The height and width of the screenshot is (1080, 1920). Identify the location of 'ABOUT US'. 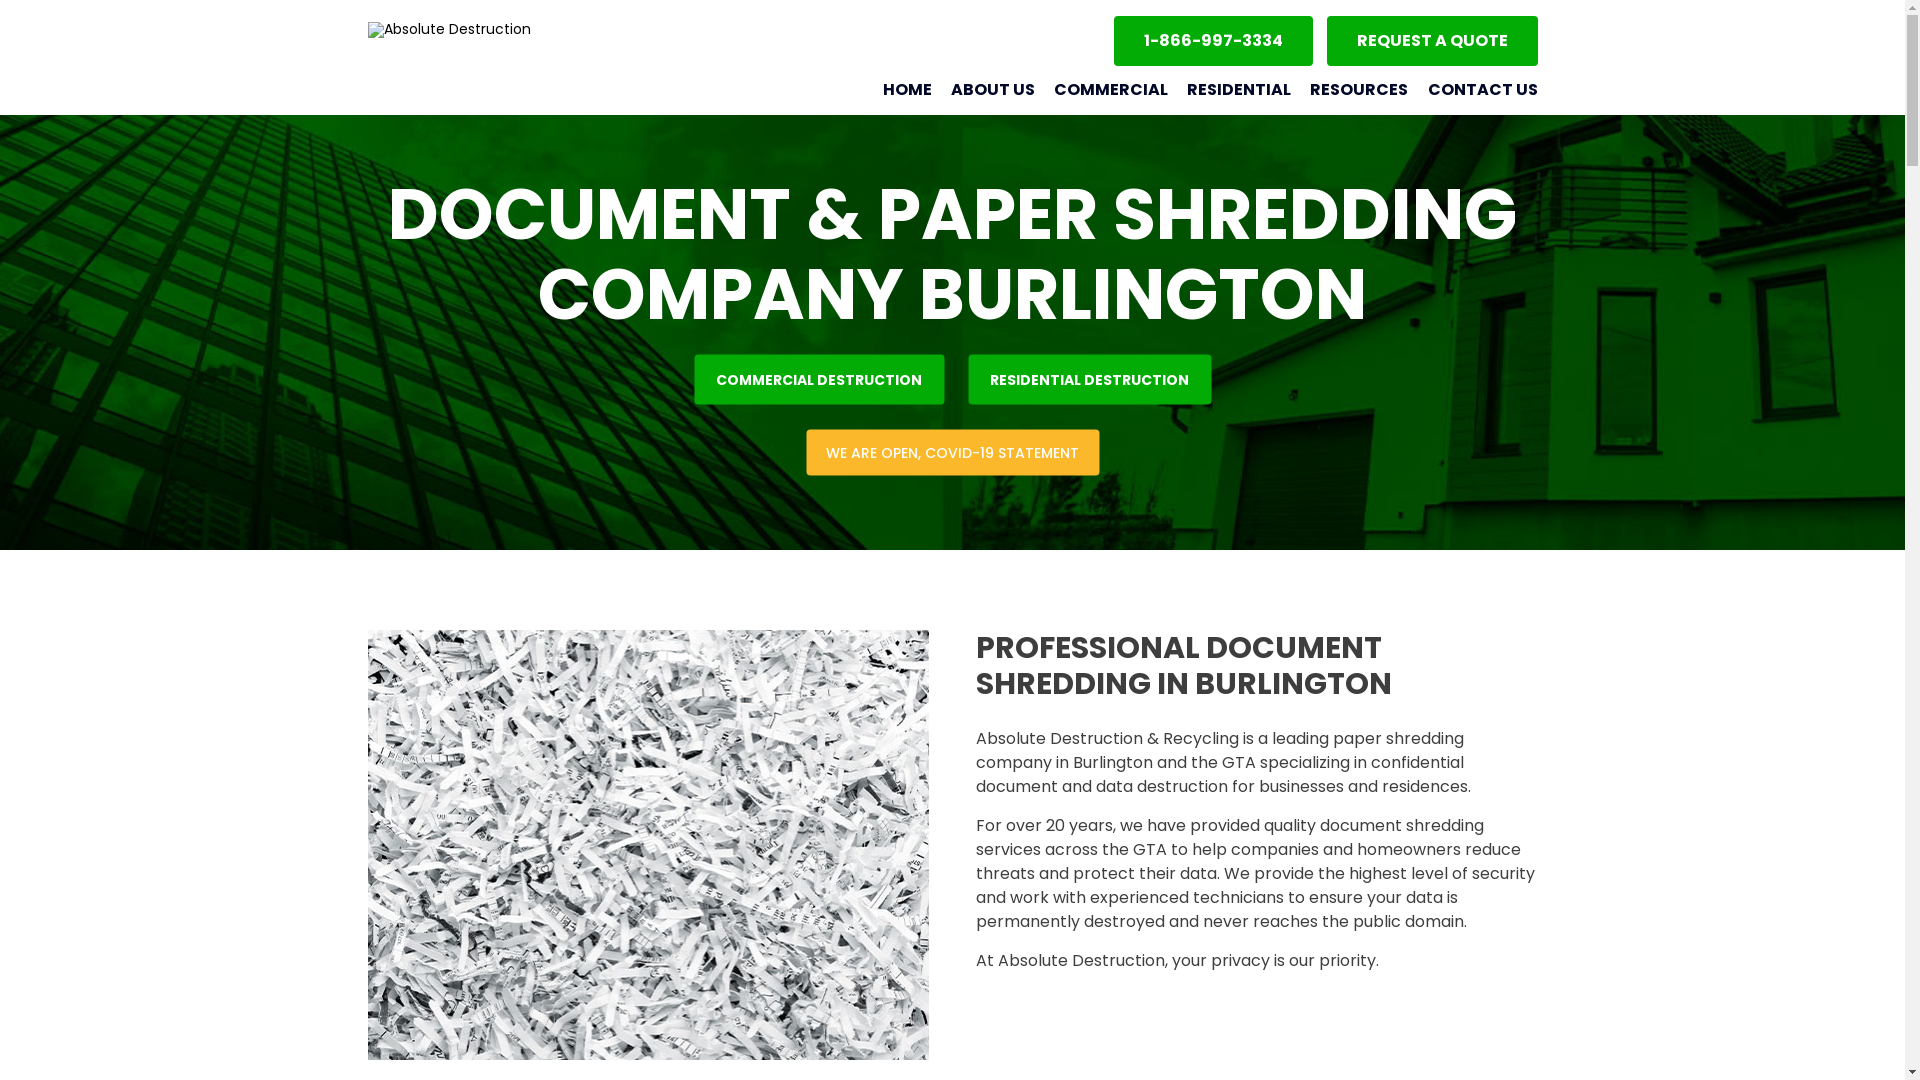
(983, 88).